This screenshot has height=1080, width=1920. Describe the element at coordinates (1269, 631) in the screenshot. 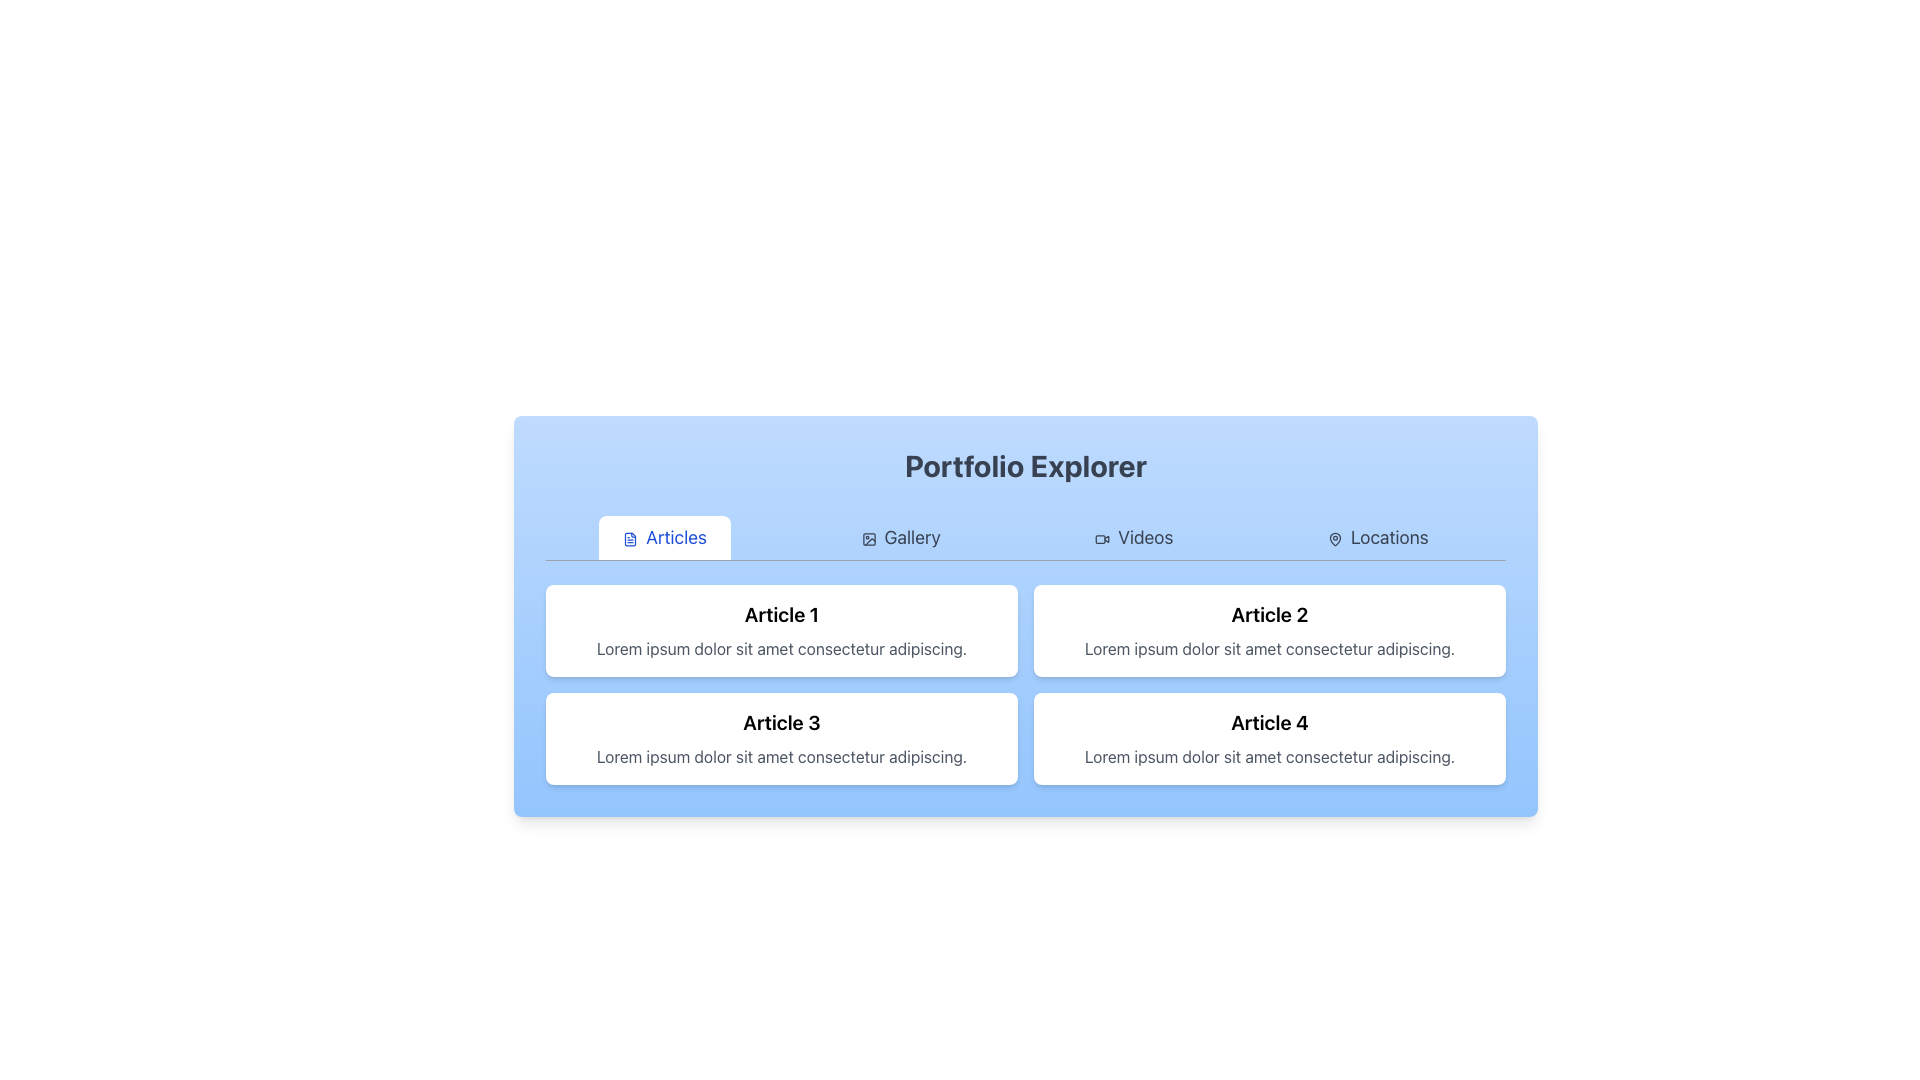

I see `the display card summarizing or linking to 'Article 2', which is located in the second column of the grid layout under 'Portfolio Explorer'` at that location.